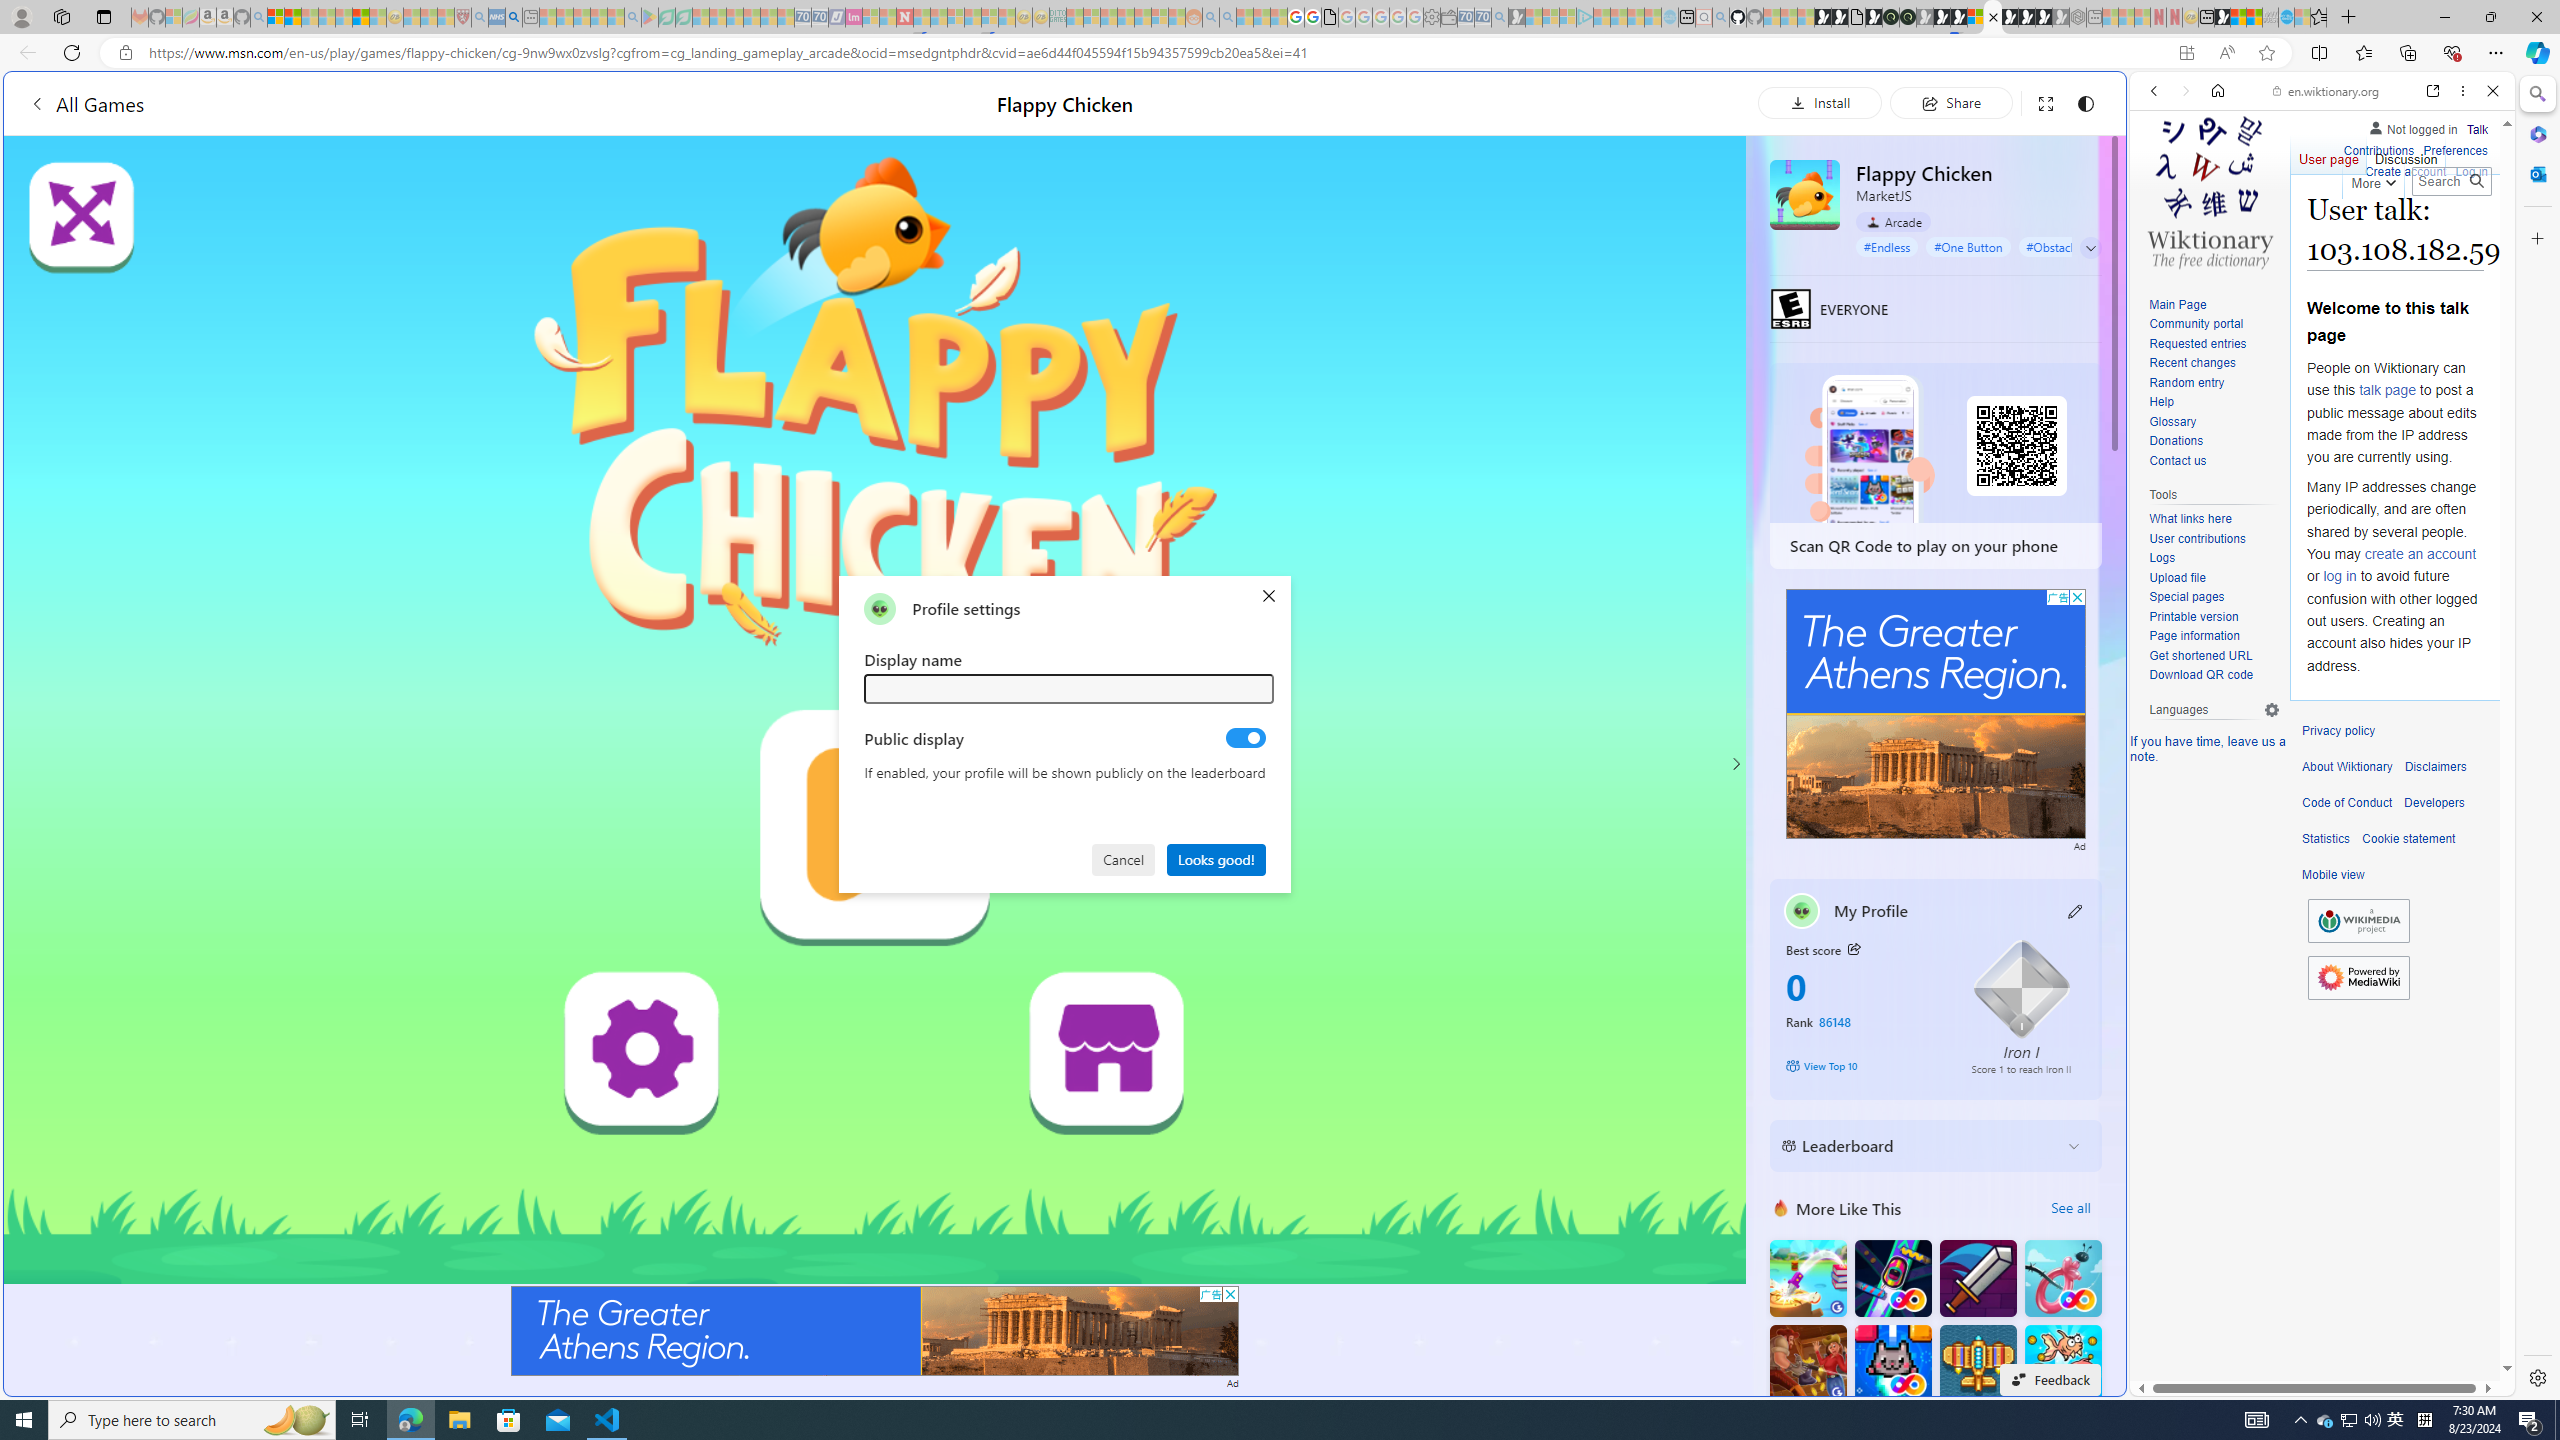 The image size is (2560, 1440). What do you see at coordinates (2409, 1026) in the screenshot?
I see `'Actions for this site'` at bounding box center [2409, 1026].